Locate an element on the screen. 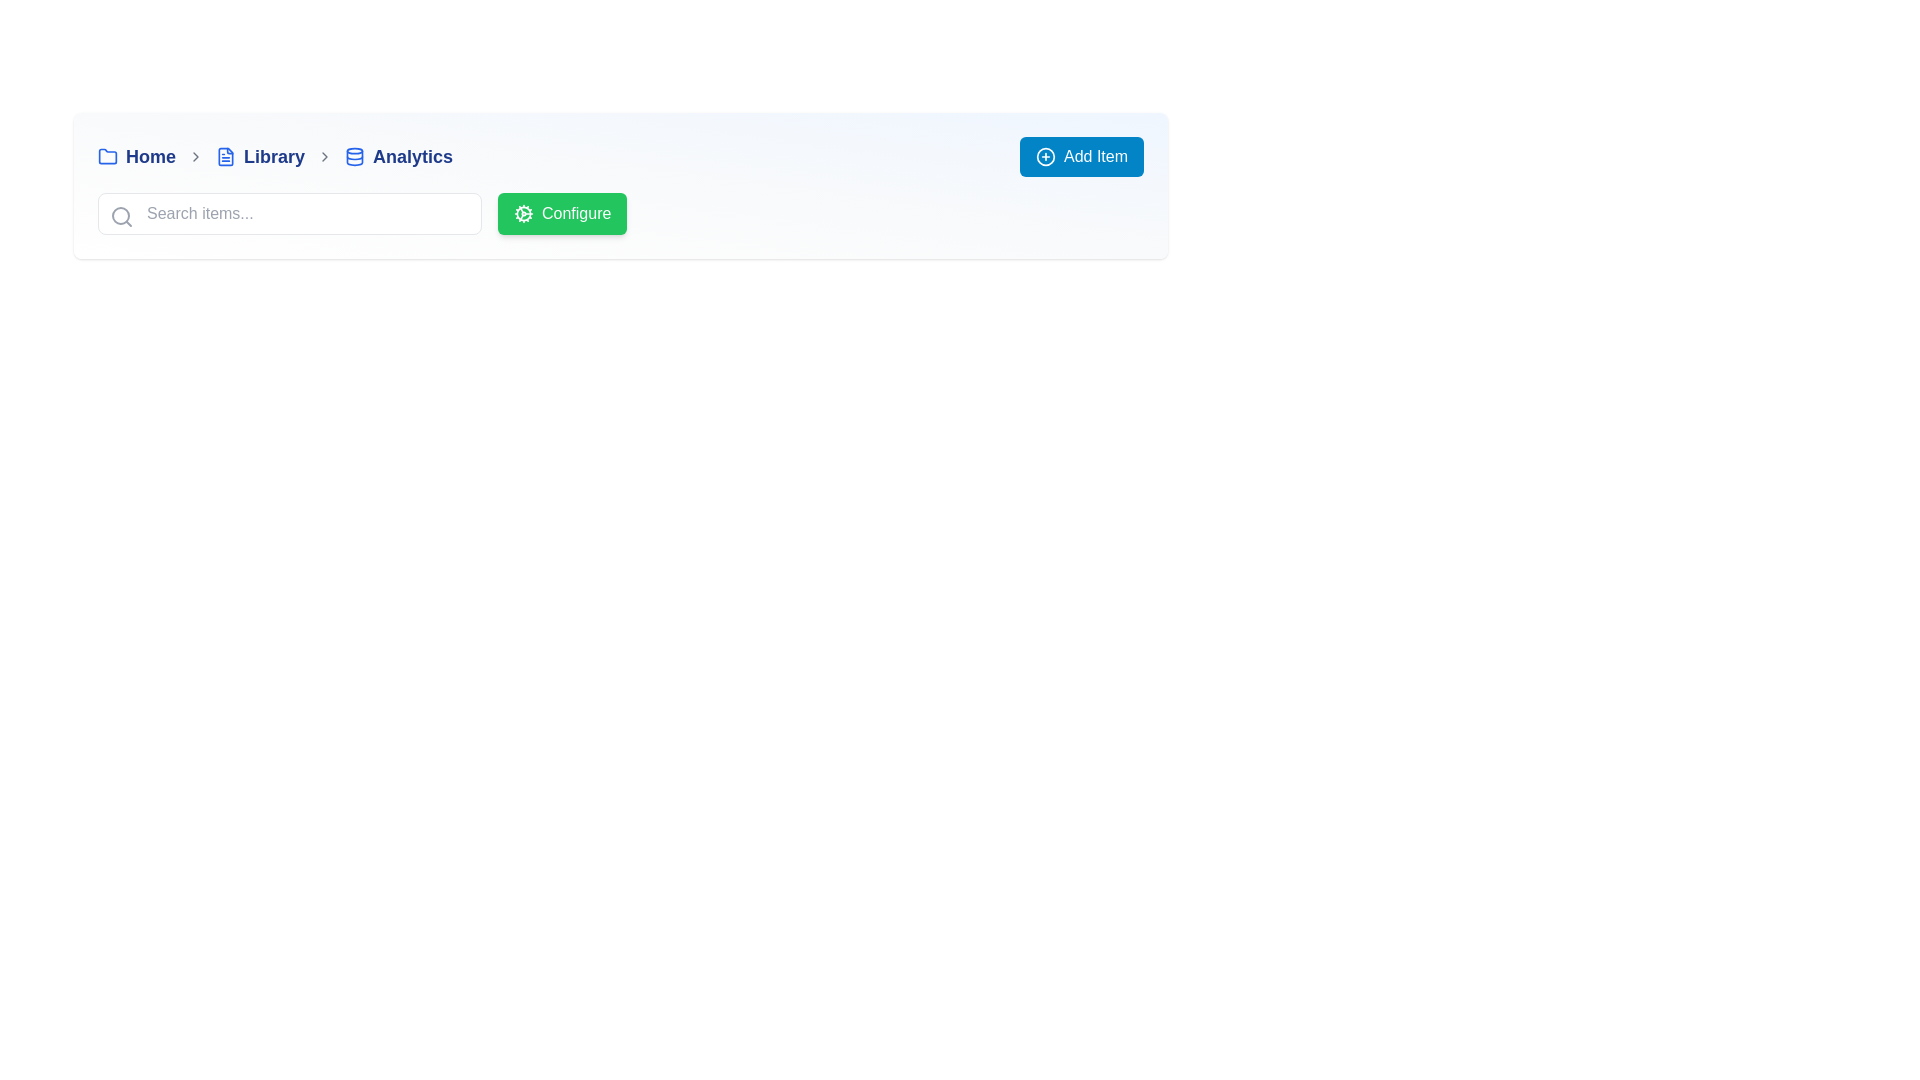 This screenshot has height=1080, width=1920. the 'Library' navigational link in the breadcrumb component, which is the second item between 'Home' and 'Analytics' is located at coordinates (259, 156).